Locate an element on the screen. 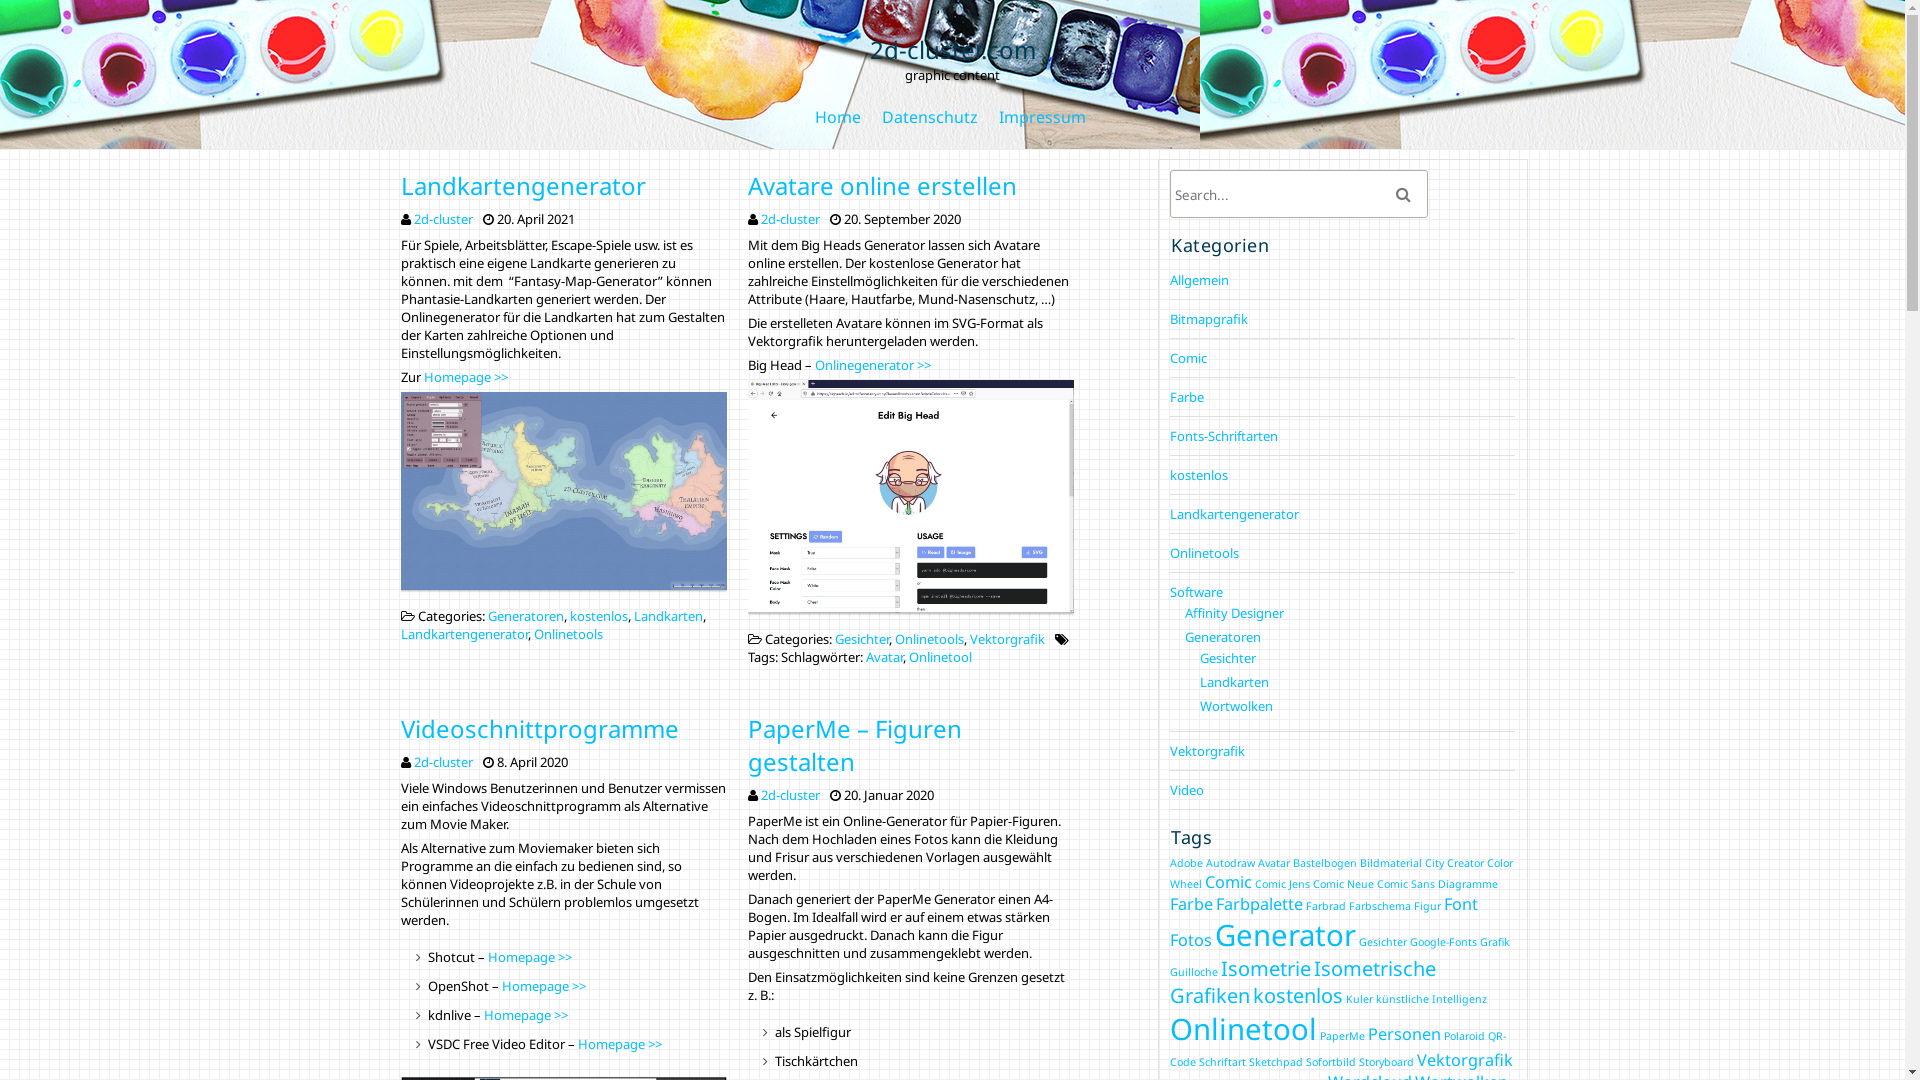  'Videoschnittprogramme' is located at coordinates (538, 728).